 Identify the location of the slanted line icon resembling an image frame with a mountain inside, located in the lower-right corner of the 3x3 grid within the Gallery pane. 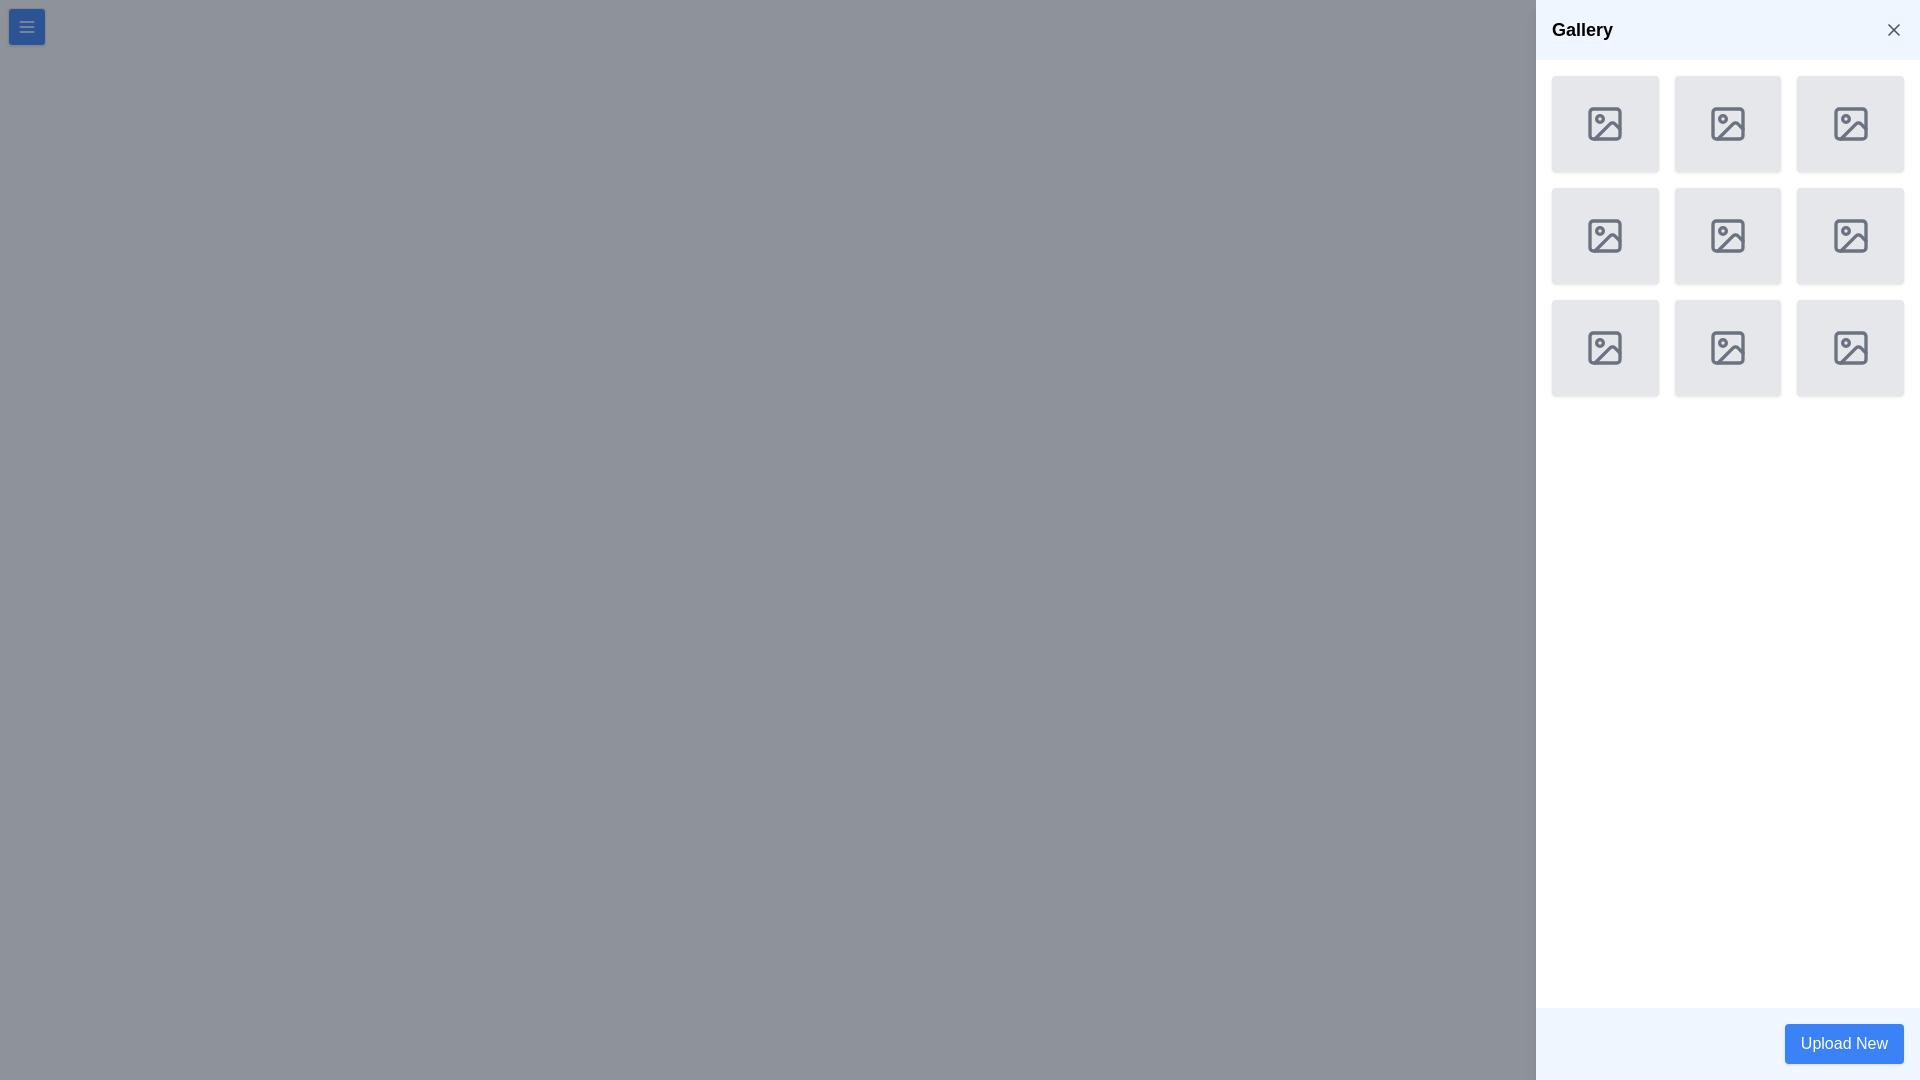
(1607, 353).